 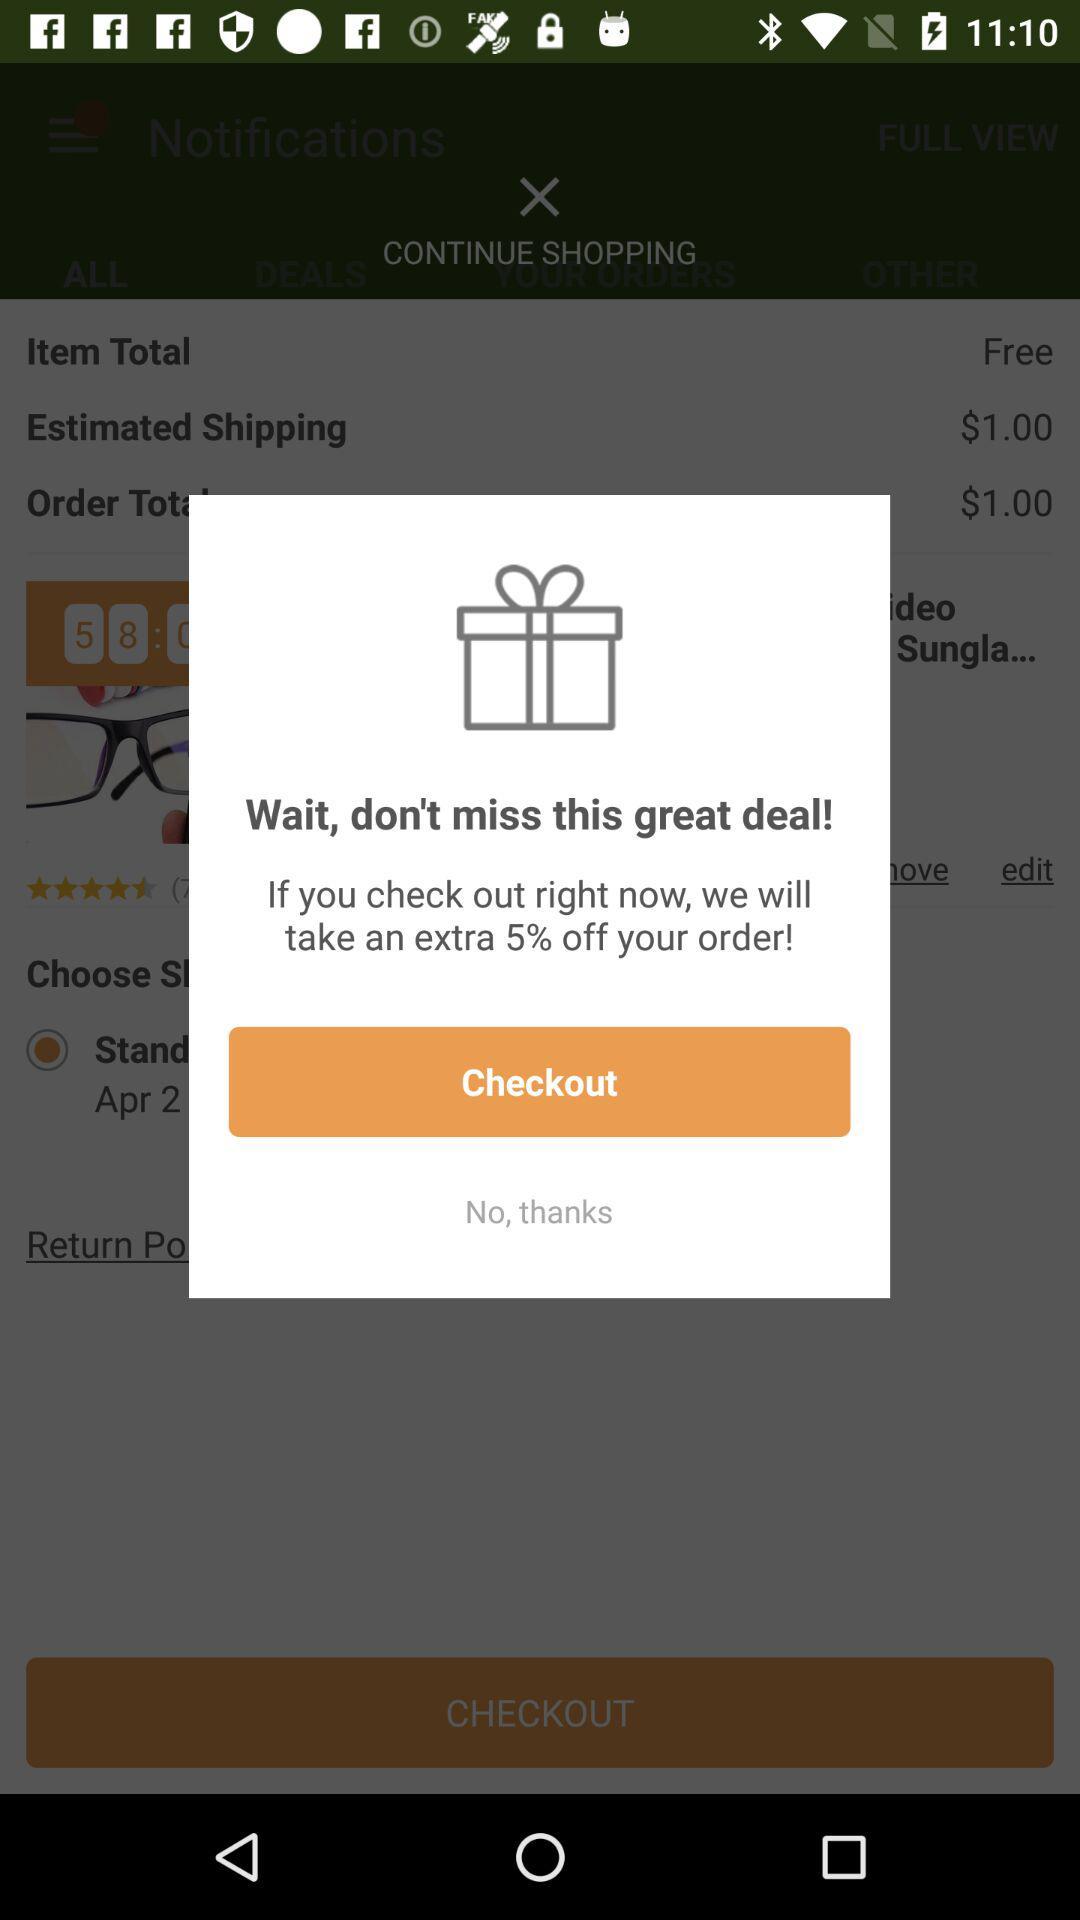 What do you see at coordinates (538, 1080) in the screenshot?
I see `the item above no, thanks icon` at bounding box center [538, 1080].